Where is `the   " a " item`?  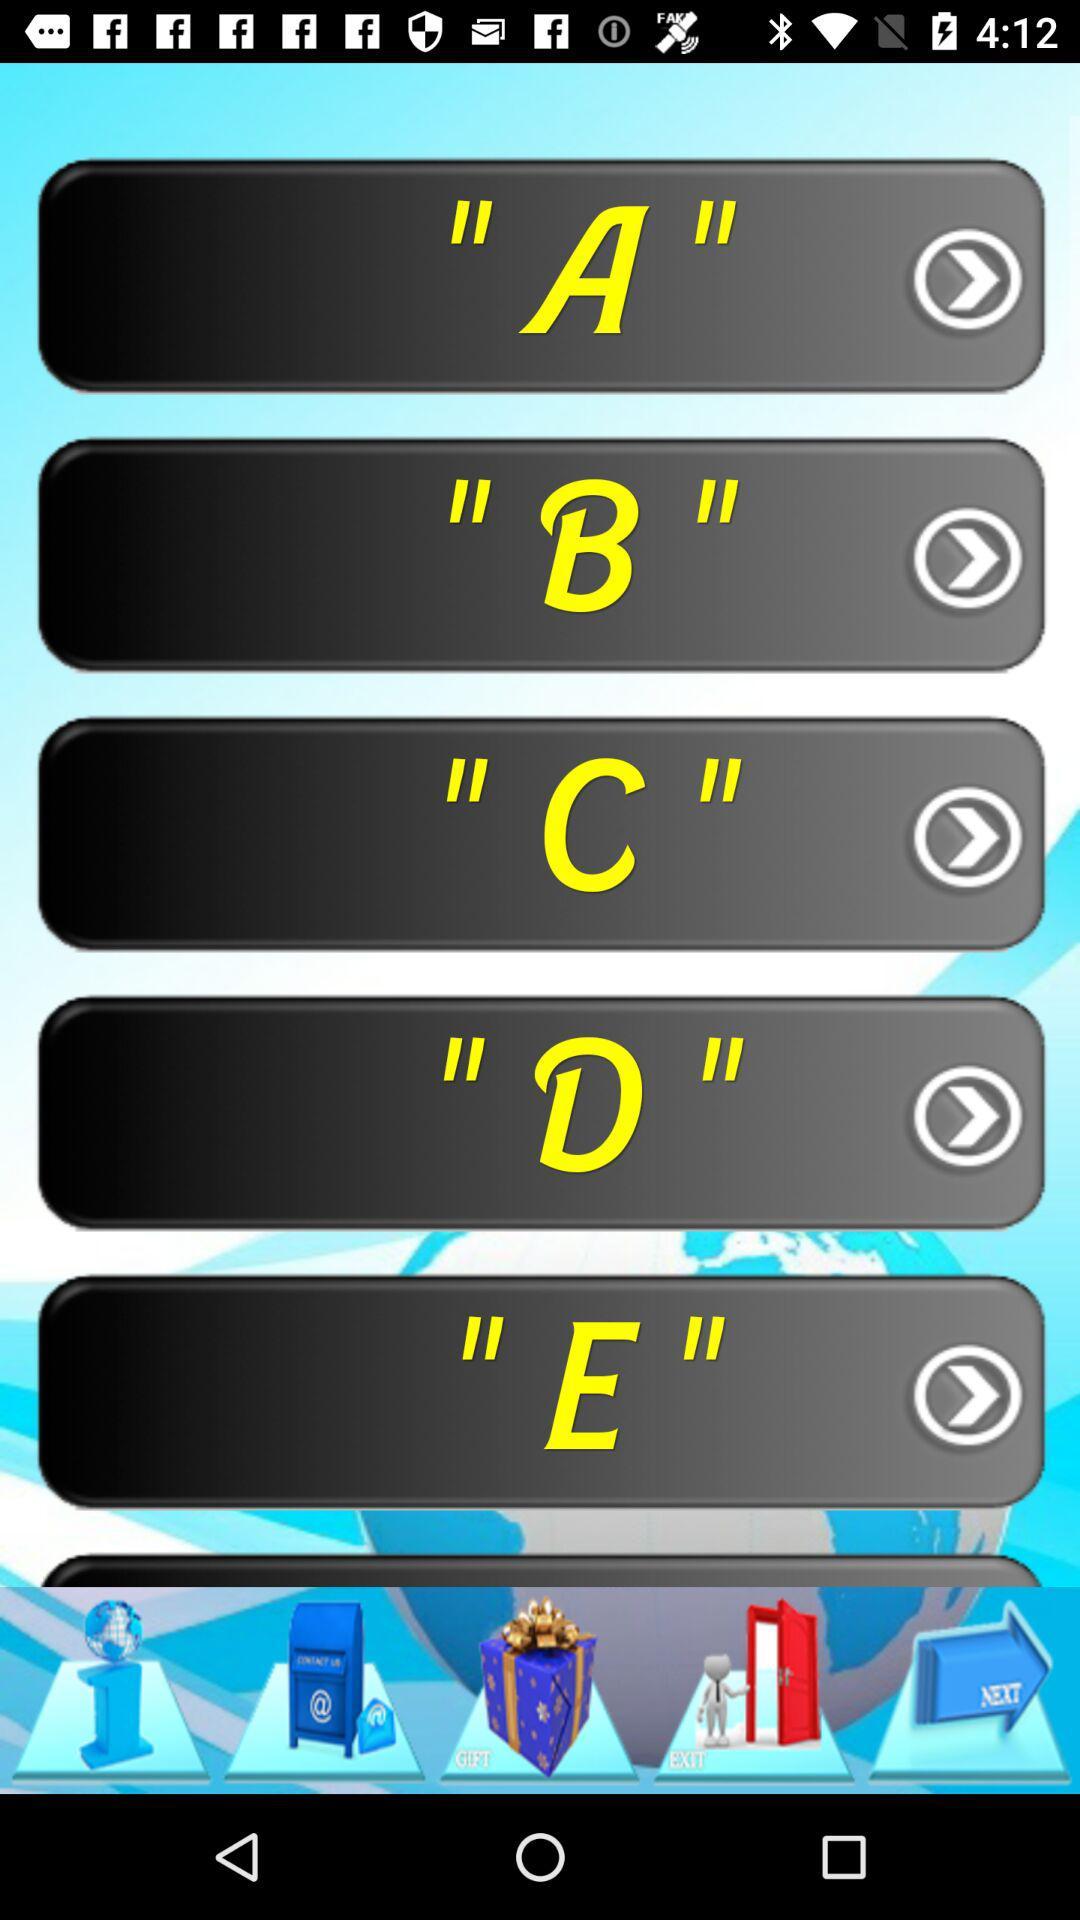
the   " a " item is located at coordinates (540, 273).